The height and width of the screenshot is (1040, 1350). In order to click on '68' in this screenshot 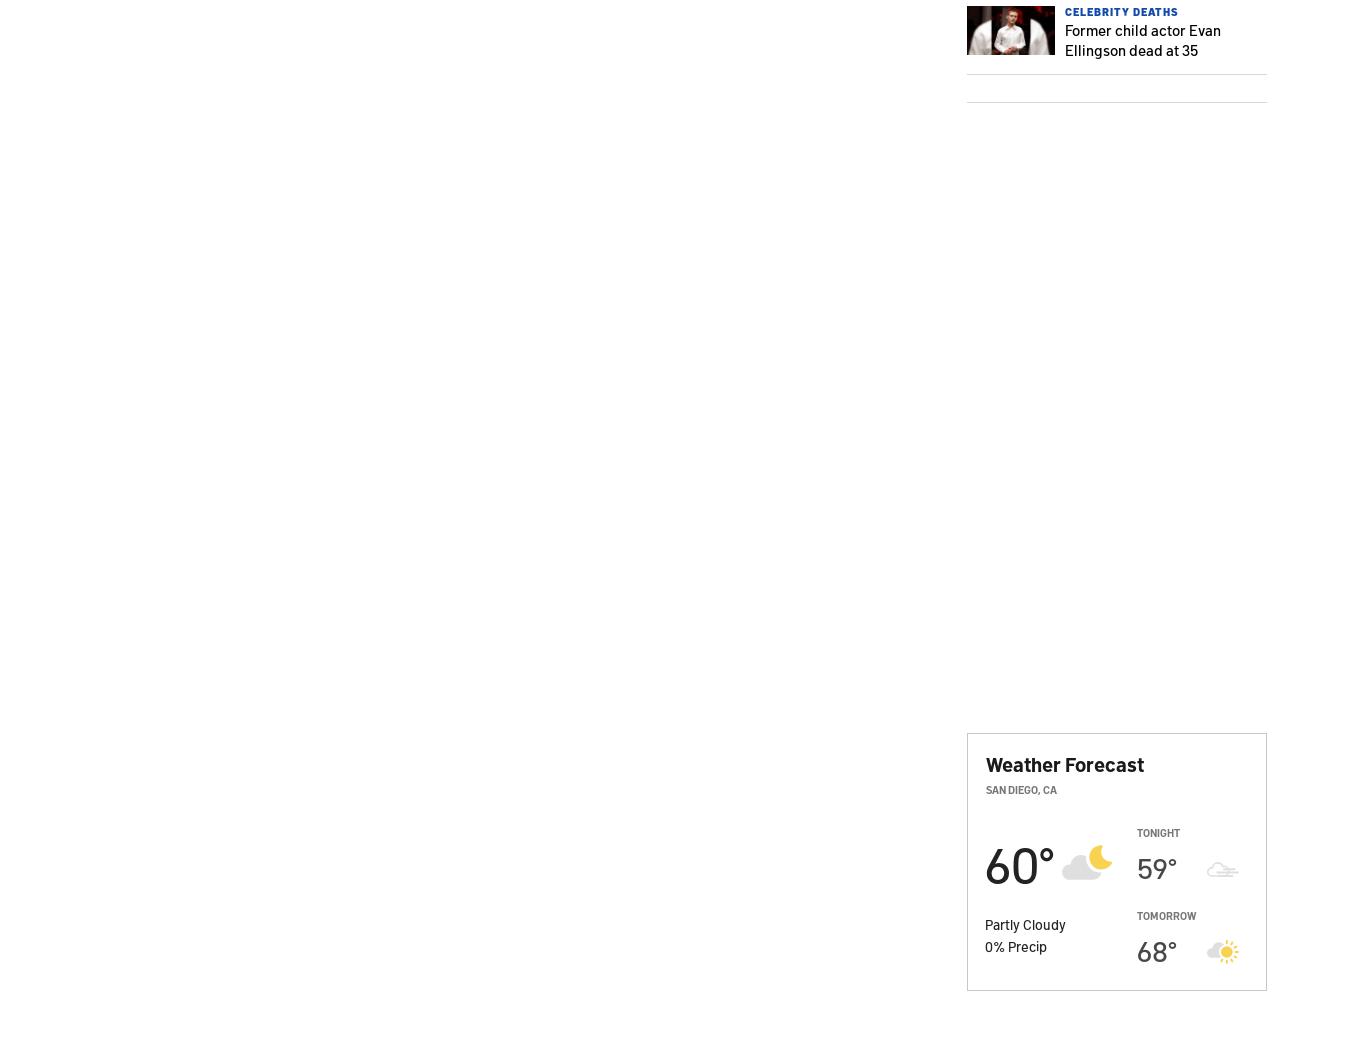, I will do `click(1151, 950)`.